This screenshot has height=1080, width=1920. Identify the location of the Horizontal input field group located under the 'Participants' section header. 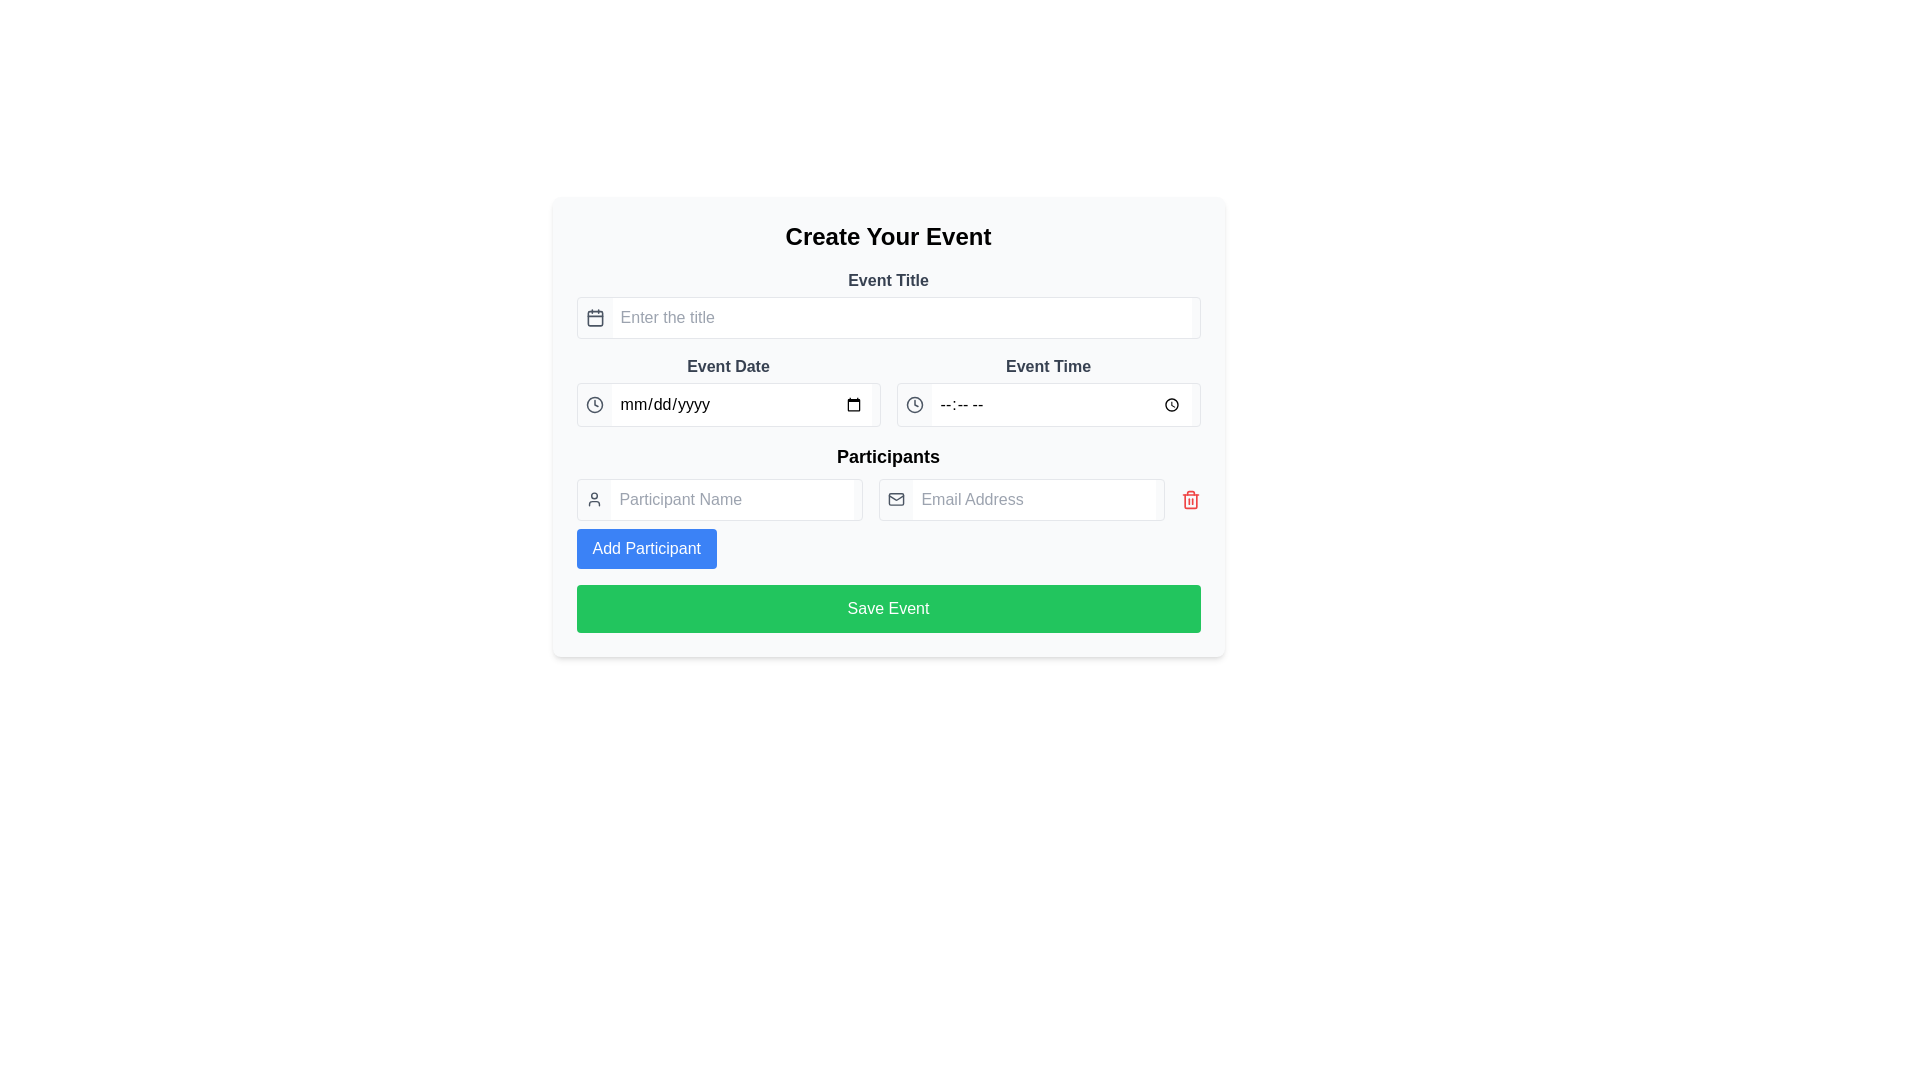
(887, 499).